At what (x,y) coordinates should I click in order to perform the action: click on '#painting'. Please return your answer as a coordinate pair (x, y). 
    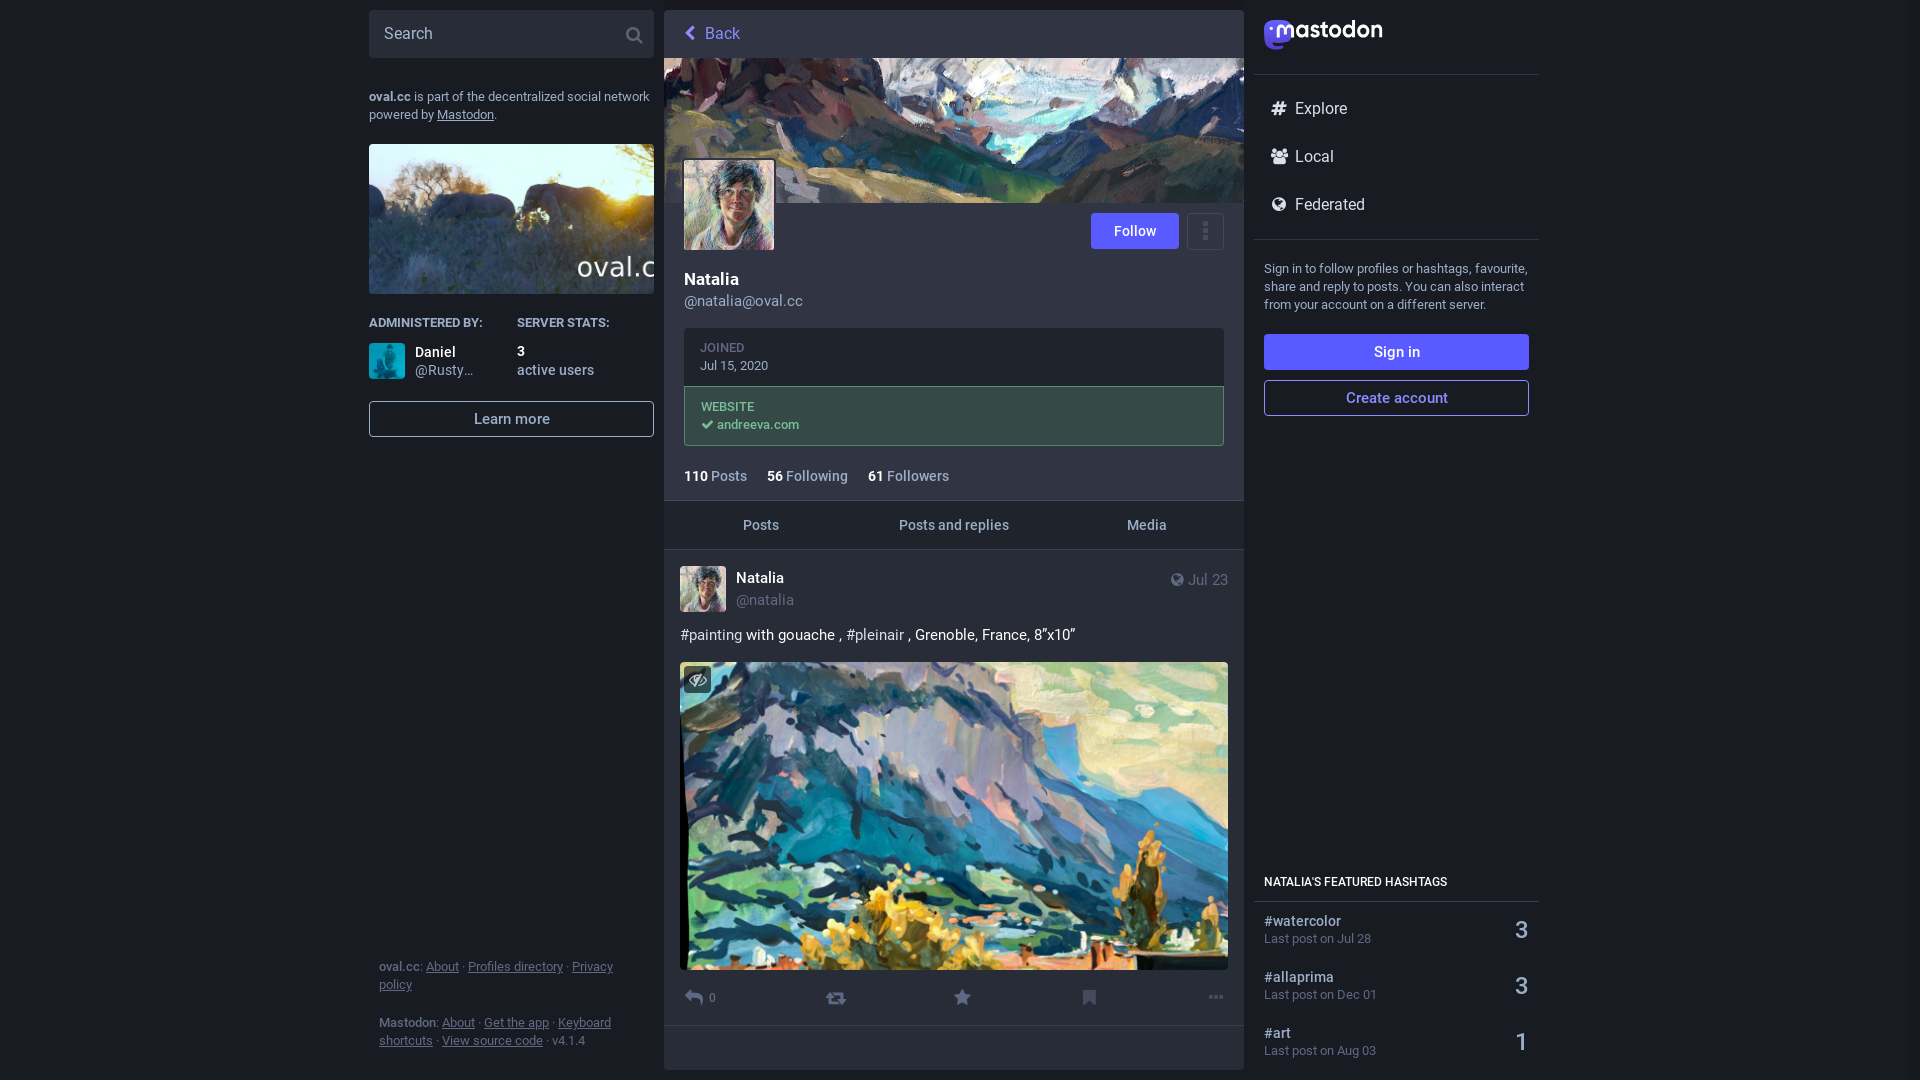
    Looking at the image, I should click on (710, 635).